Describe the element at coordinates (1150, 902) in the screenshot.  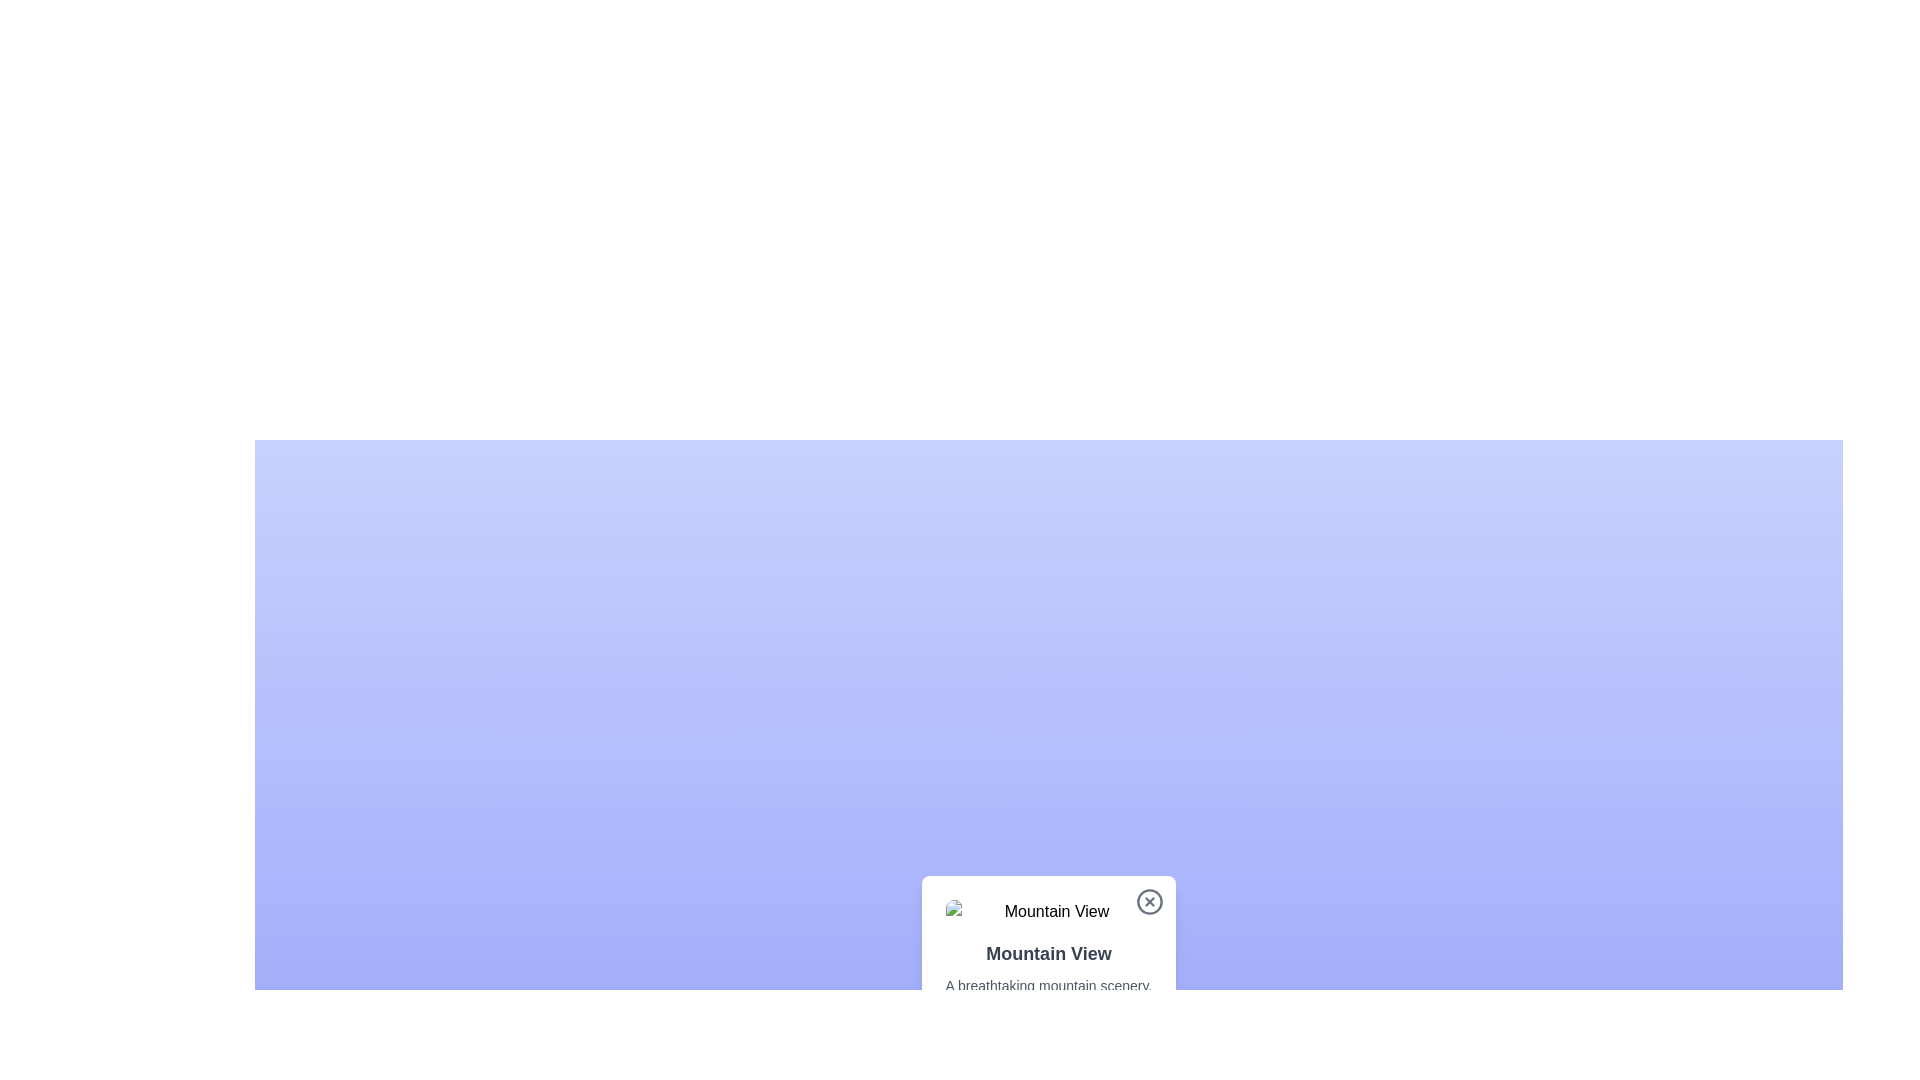
I see `the circular close button with a dark border and a white background featuring a cross ('X') in the center, located in the top-right corner of a card-like structure` at that location.